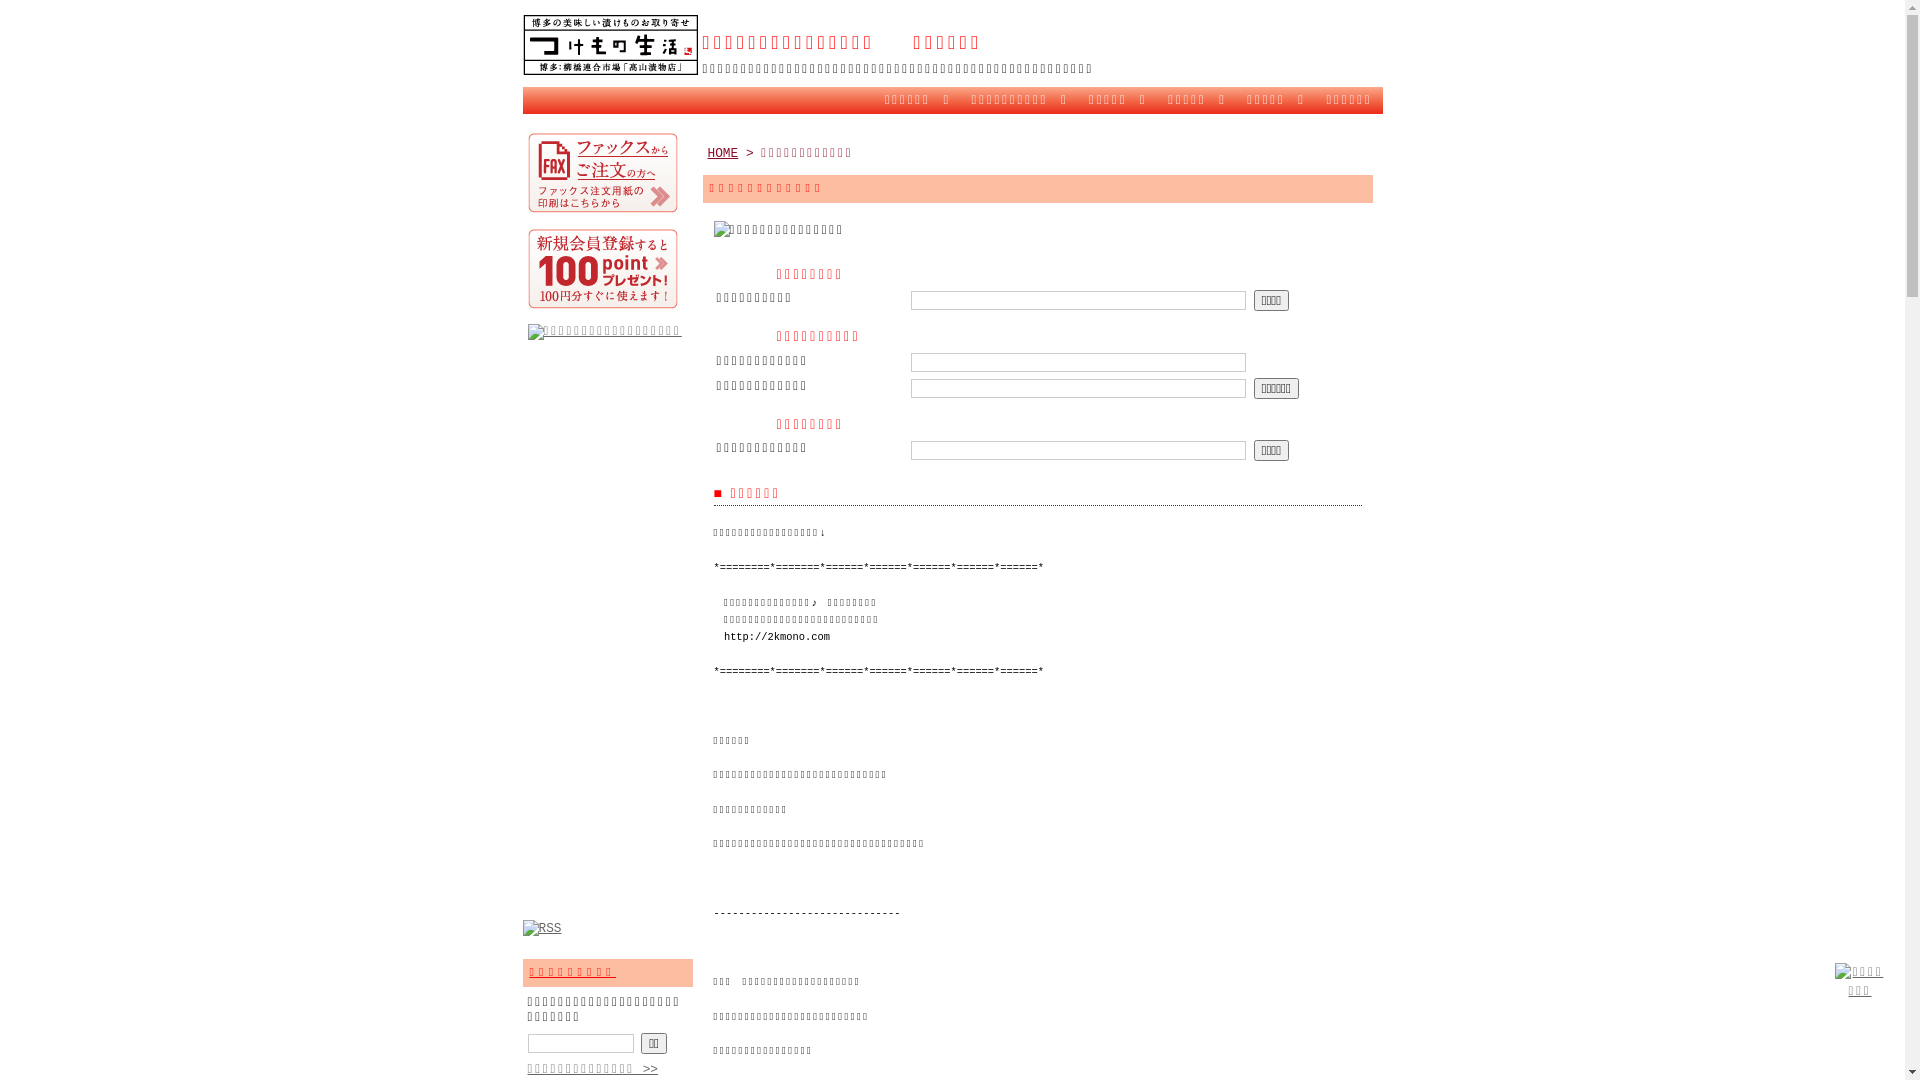  Describe the element at coordinates (722, 152) in the screenshot. I see `'HOME'` at that location.